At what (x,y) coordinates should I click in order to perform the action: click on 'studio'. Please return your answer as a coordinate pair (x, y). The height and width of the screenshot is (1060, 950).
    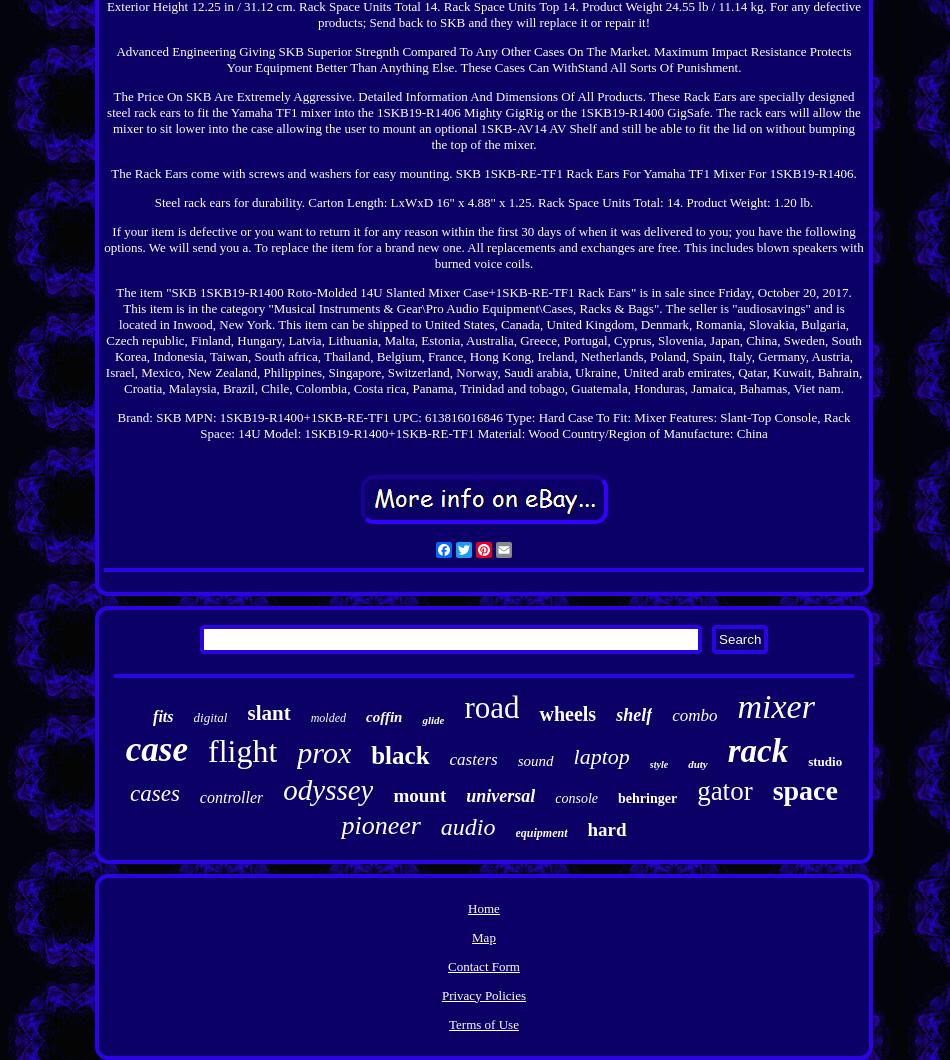
    Looking at the image, I should click on (823, 759).